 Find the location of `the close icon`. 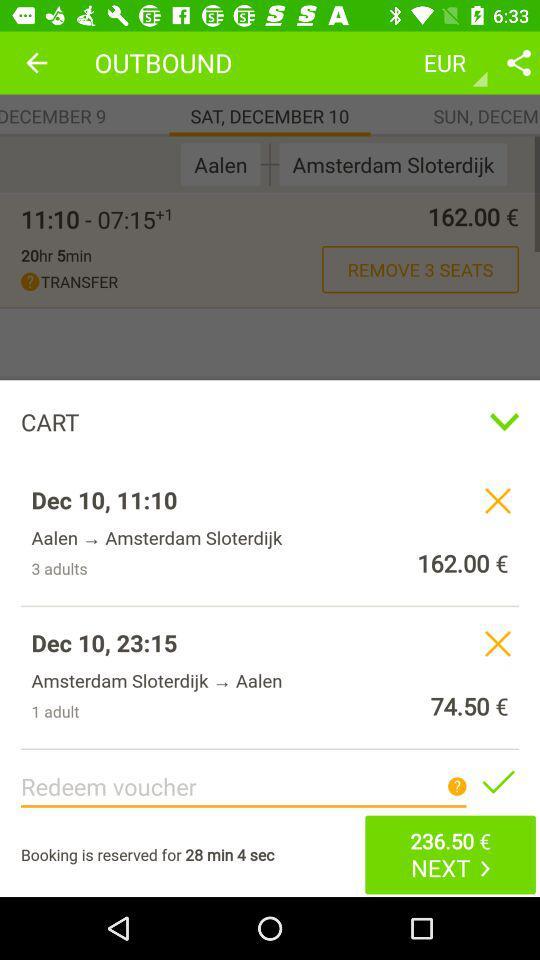

the close icon is located at coordinates (496, 642).